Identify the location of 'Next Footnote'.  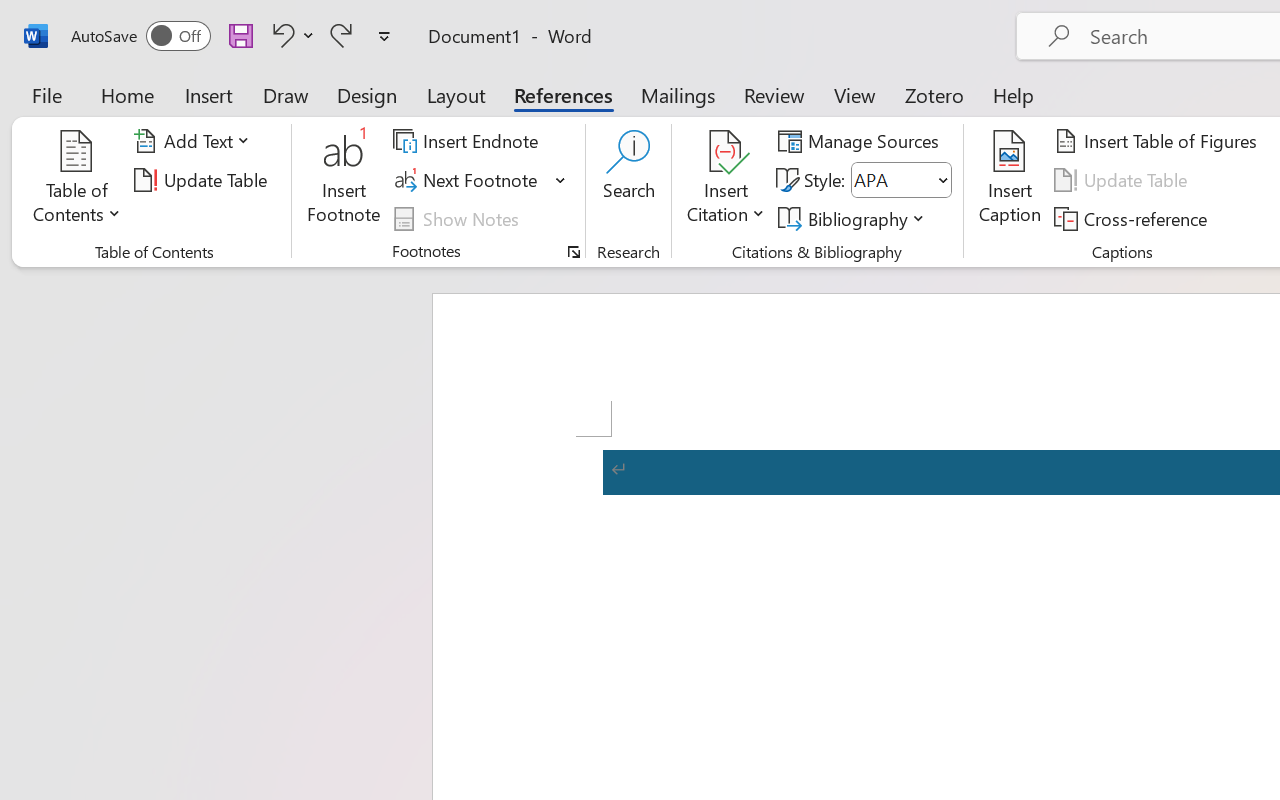
(480, 179).